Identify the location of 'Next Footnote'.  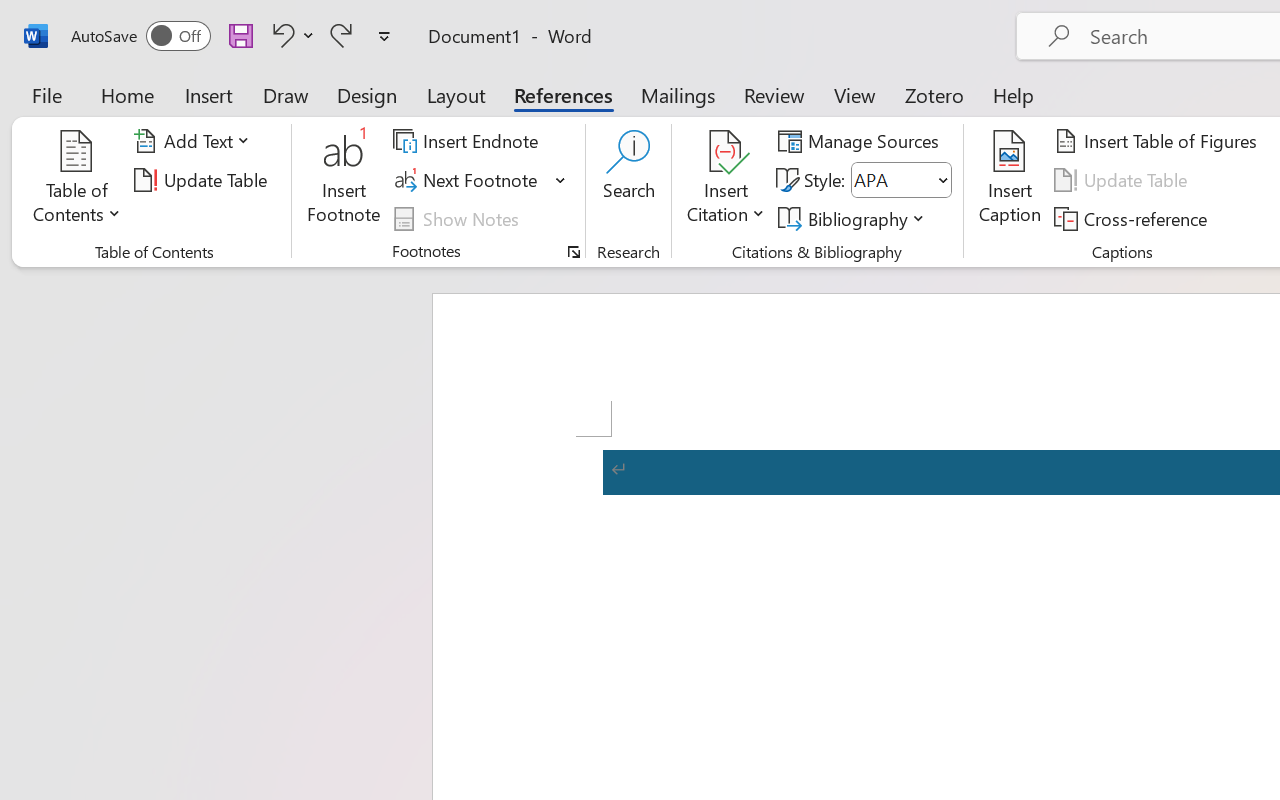
(480, 179).